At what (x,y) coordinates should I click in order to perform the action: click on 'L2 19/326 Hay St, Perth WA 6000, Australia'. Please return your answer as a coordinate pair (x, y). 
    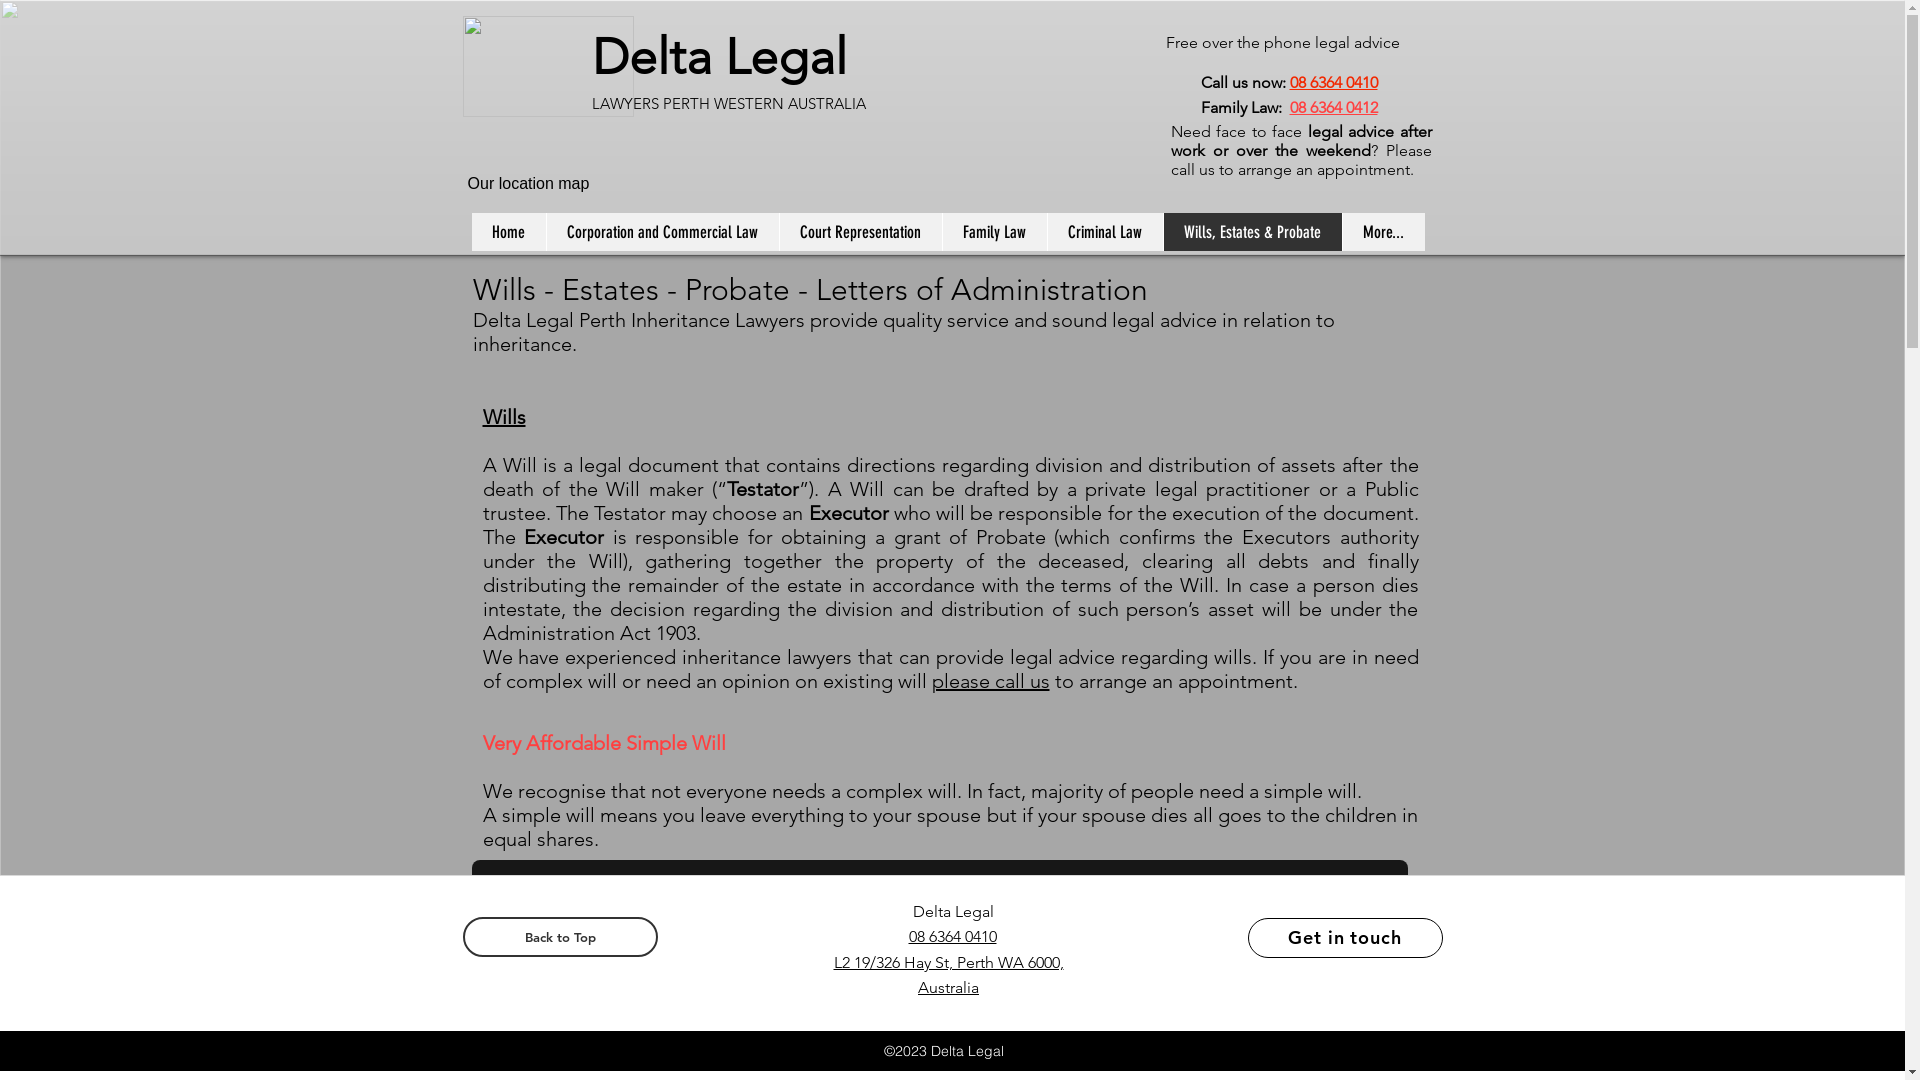
    Looking at the image, I should click on (948, 974).